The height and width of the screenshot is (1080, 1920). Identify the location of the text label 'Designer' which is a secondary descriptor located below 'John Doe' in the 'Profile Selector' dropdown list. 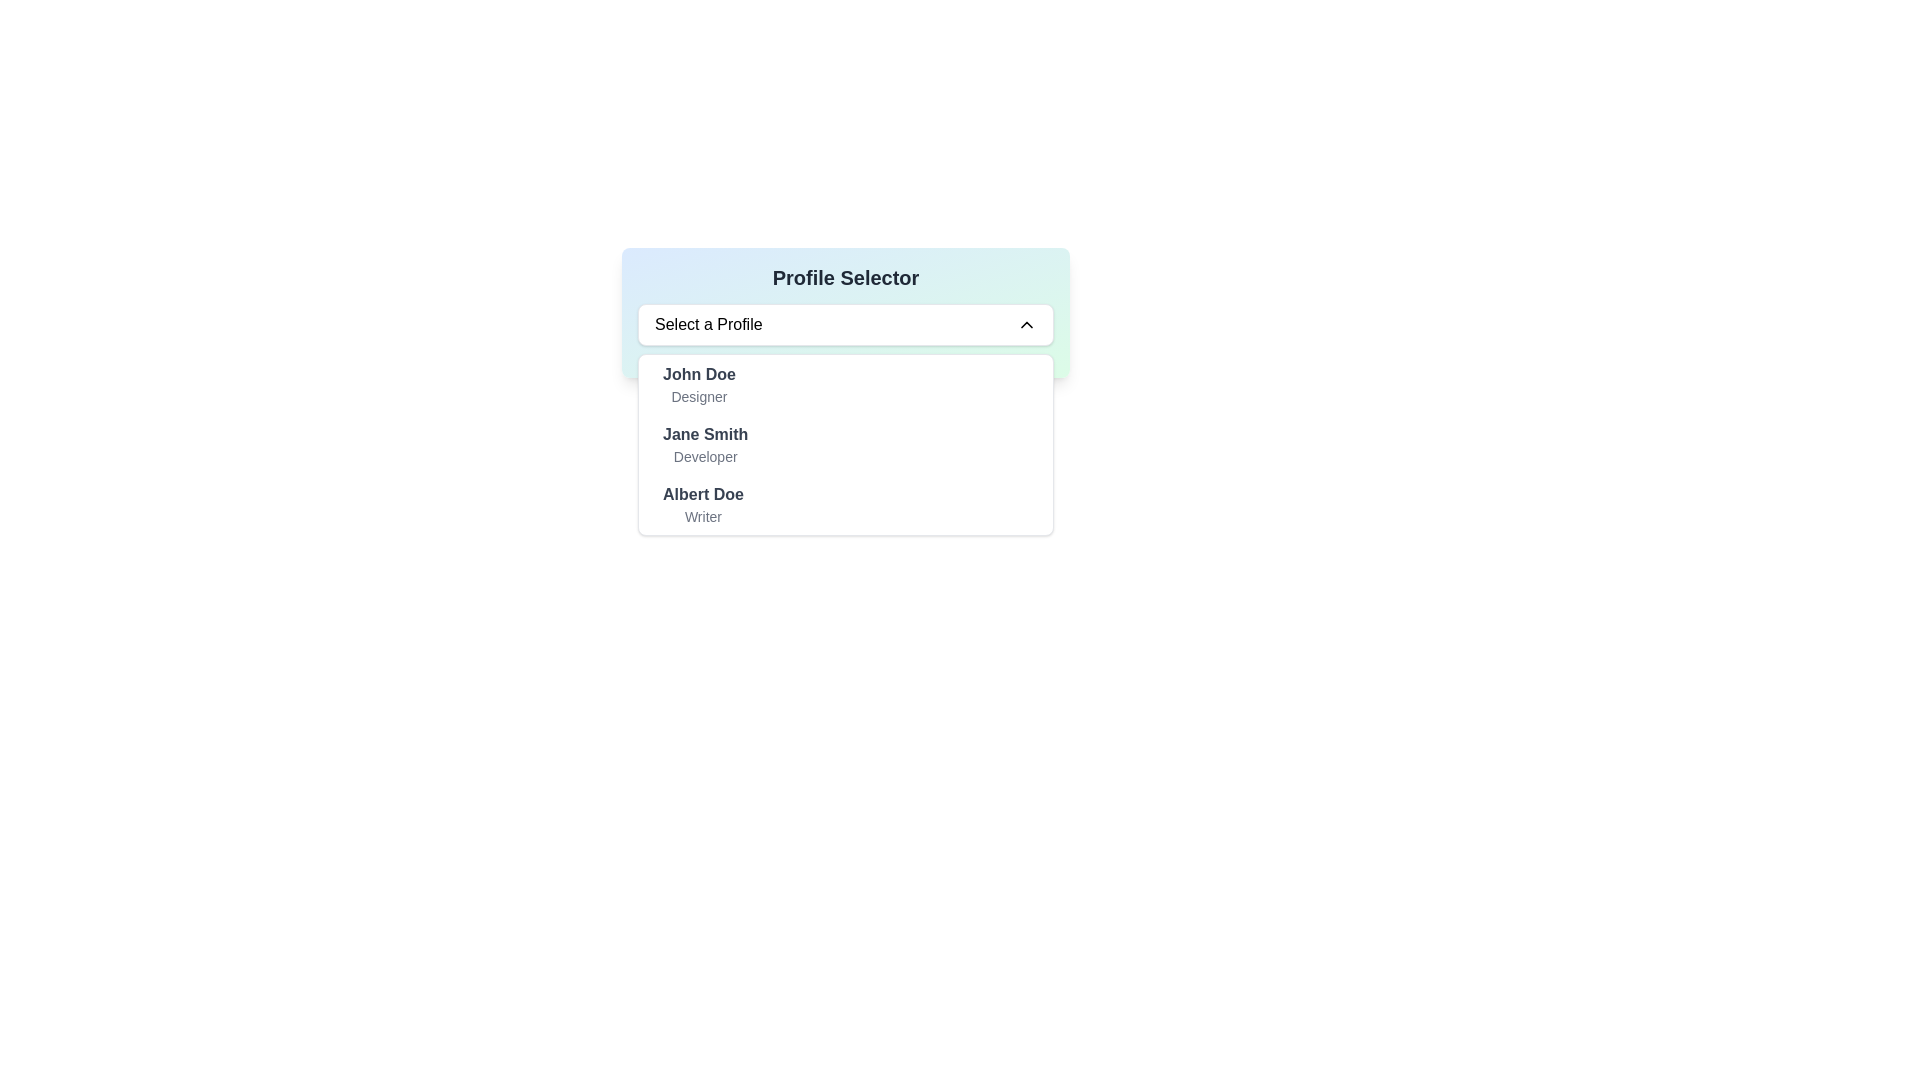
(699, 397).